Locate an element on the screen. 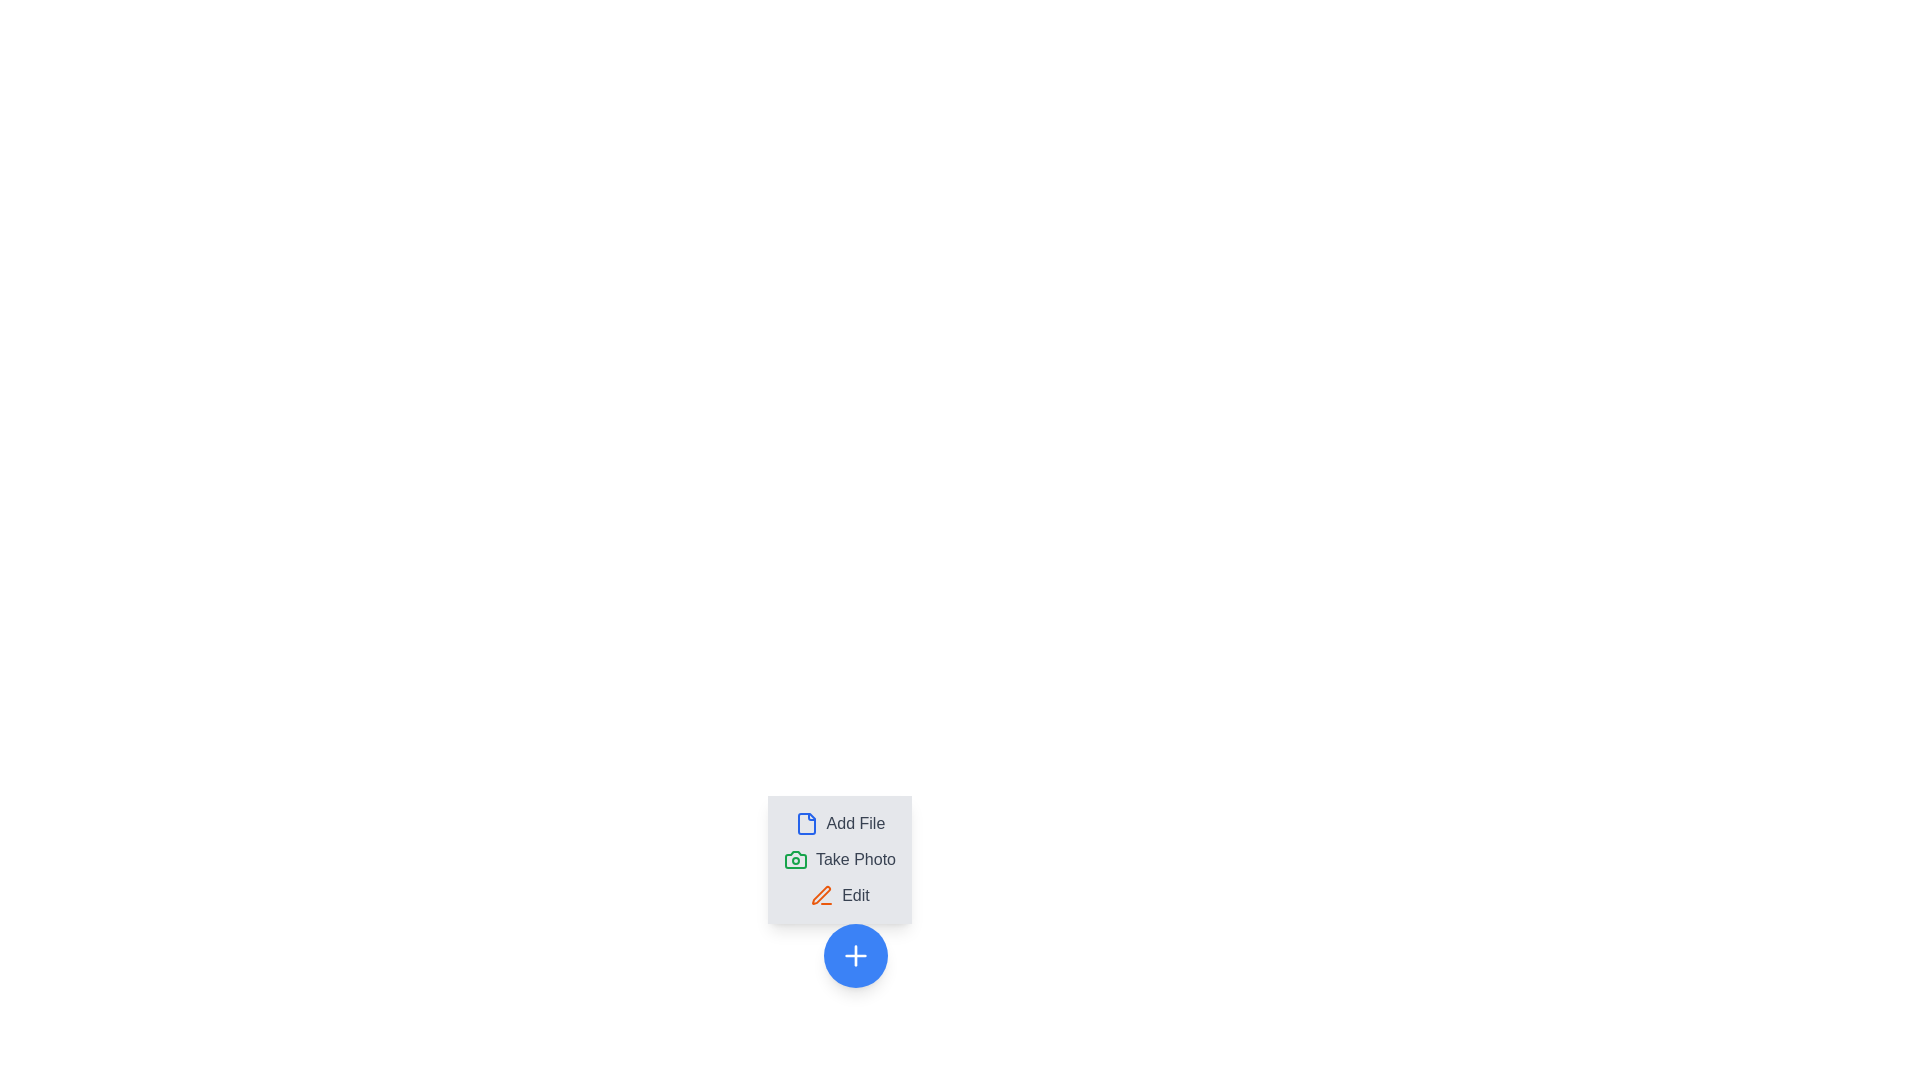 This screenshot has width=1920, height=1080. the Text Label next to the camera icon is located at coordinates (855, 859).